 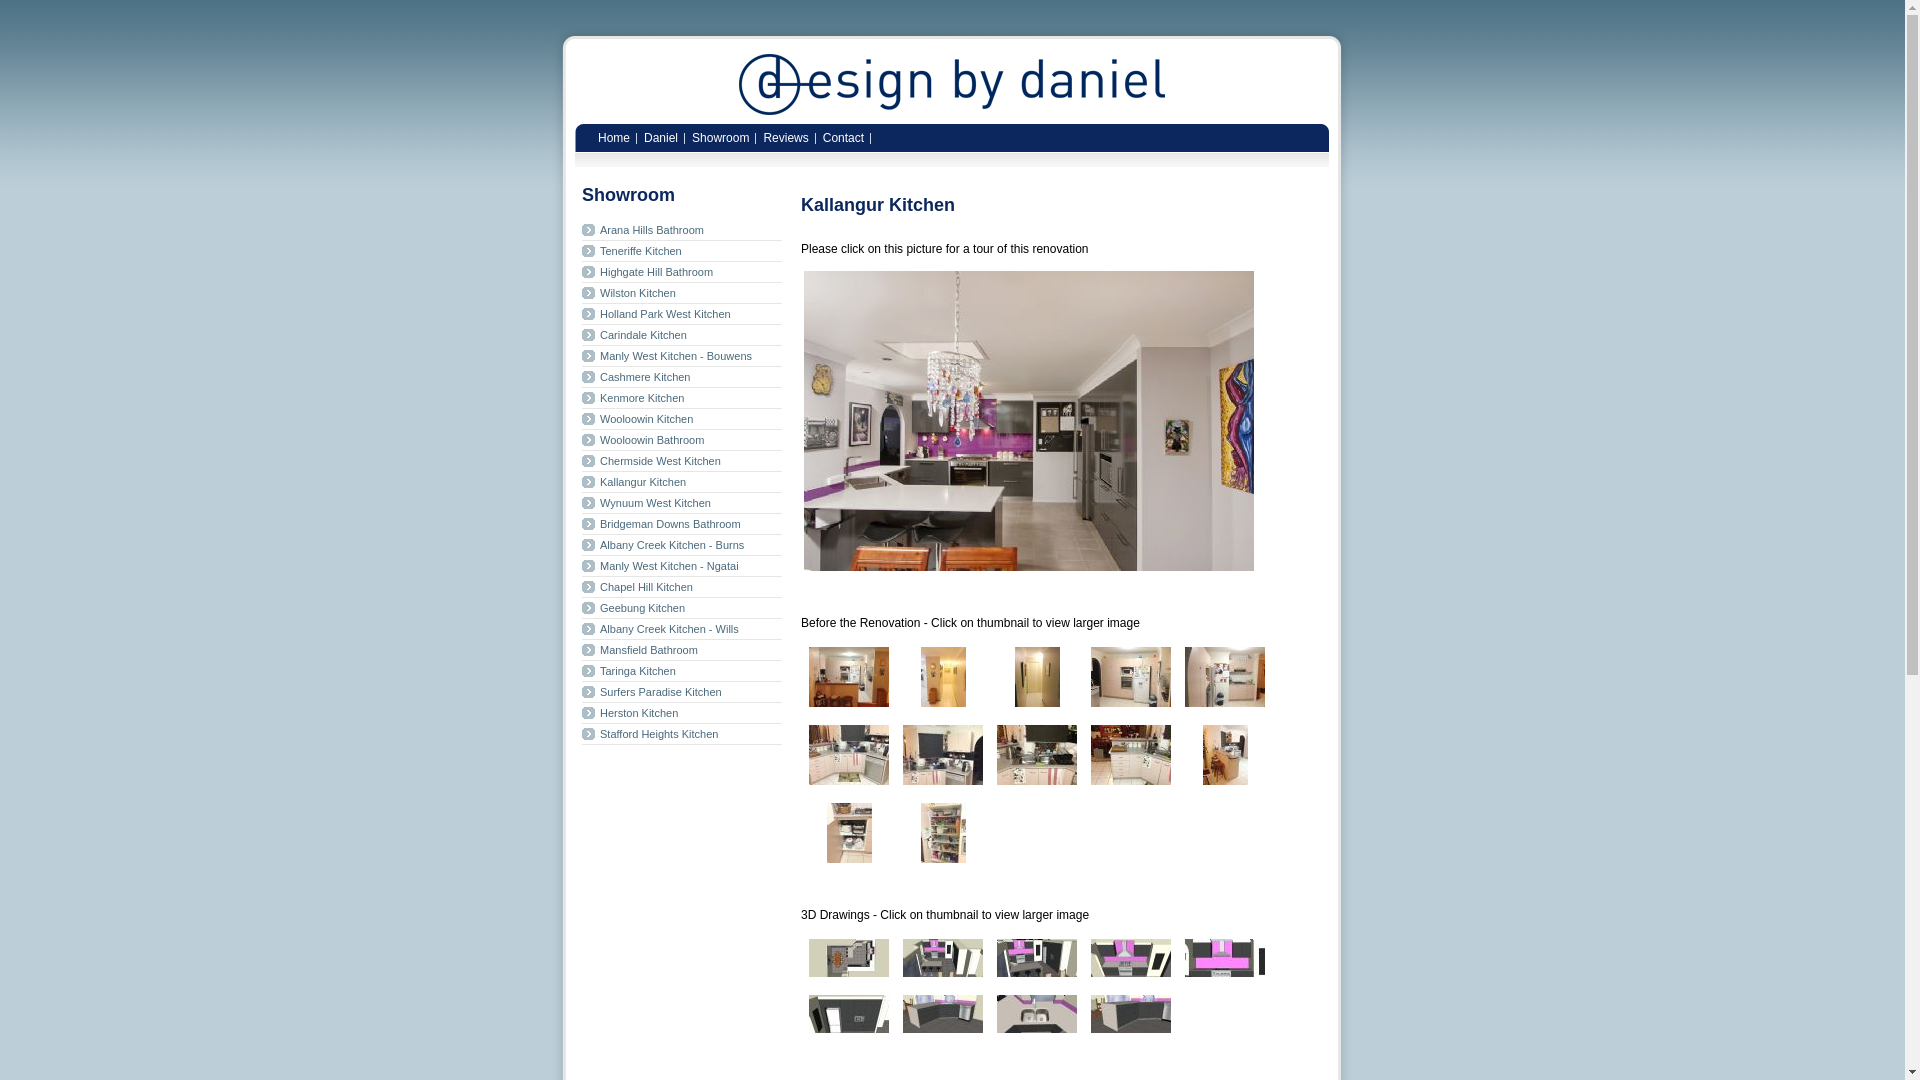 I want to click on 'Chermside West Kitchen', so click(x=681, y=461).